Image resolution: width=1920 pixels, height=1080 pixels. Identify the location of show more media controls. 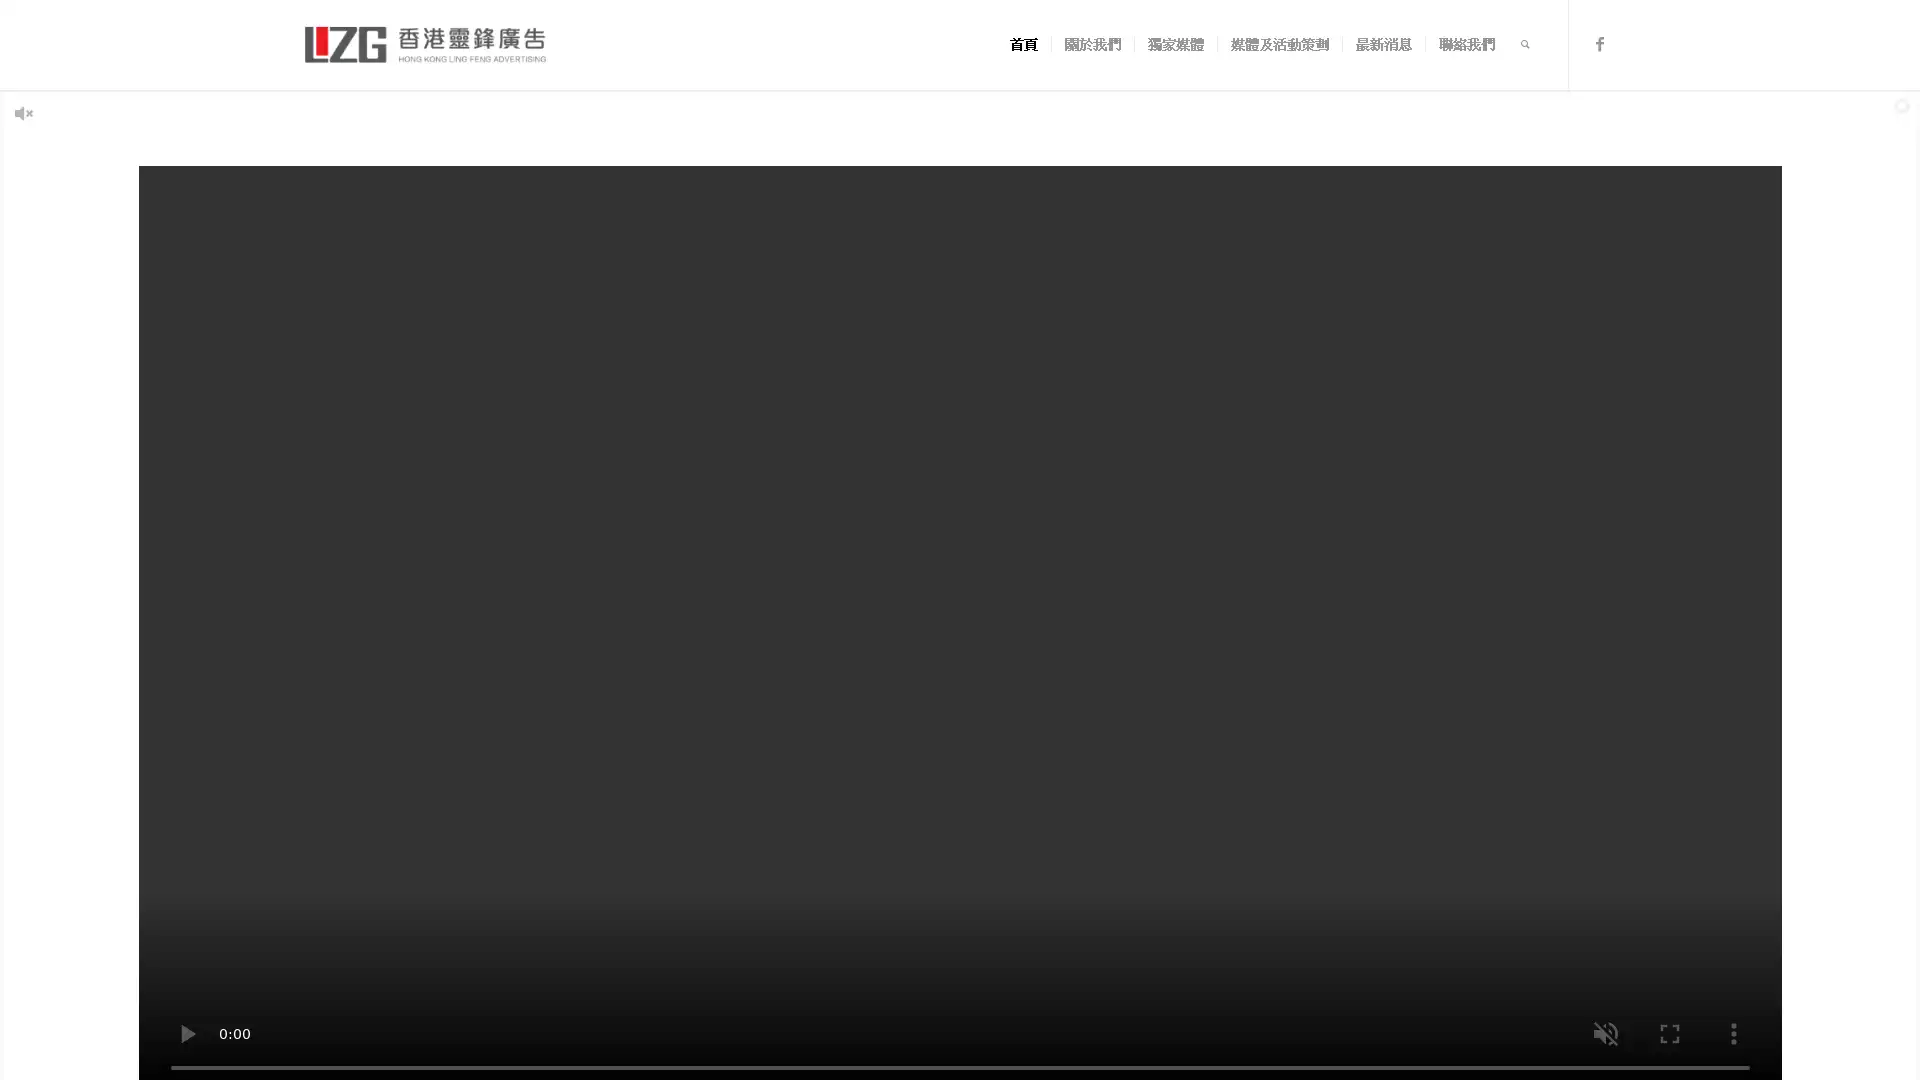
(1731, 1033).